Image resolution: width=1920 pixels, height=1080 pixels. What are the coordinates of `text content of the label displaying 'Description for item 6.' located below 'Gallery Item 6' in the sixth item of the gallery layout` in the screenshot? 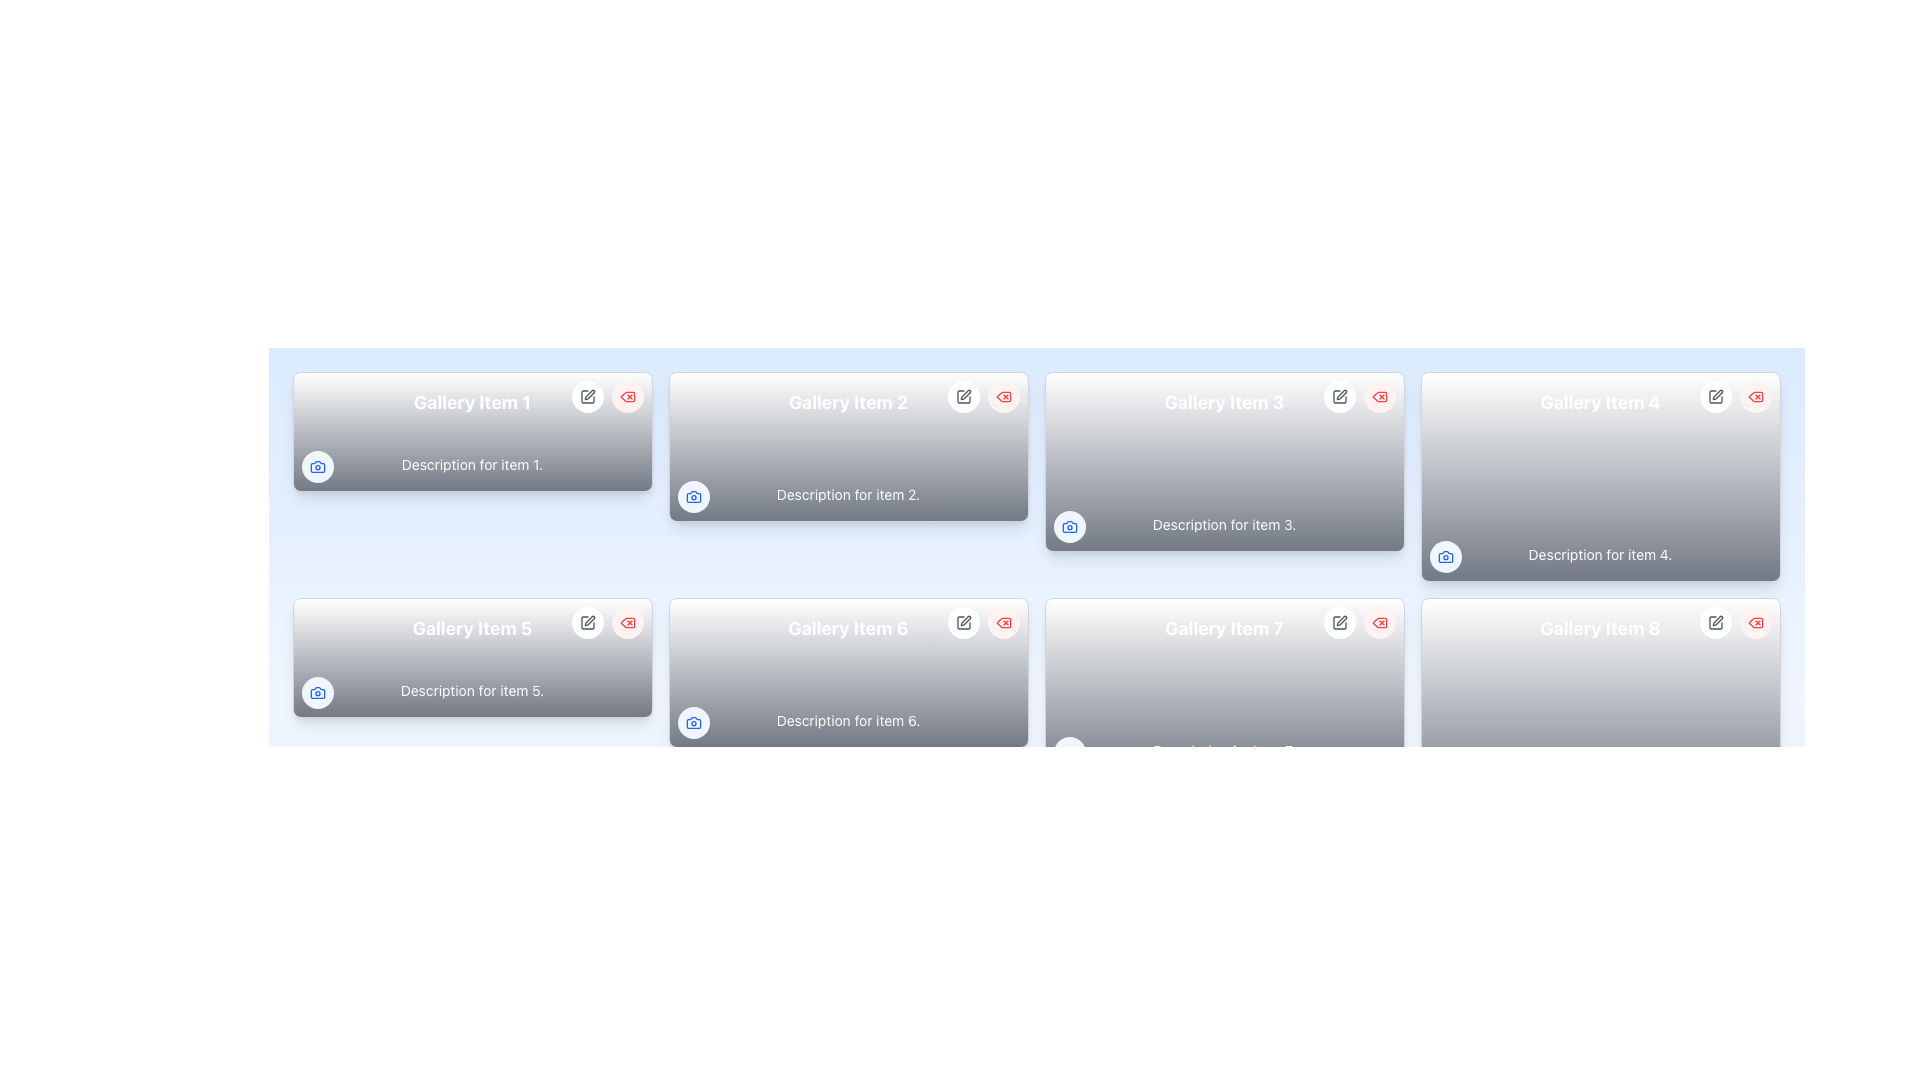 It's located at (848, 721).